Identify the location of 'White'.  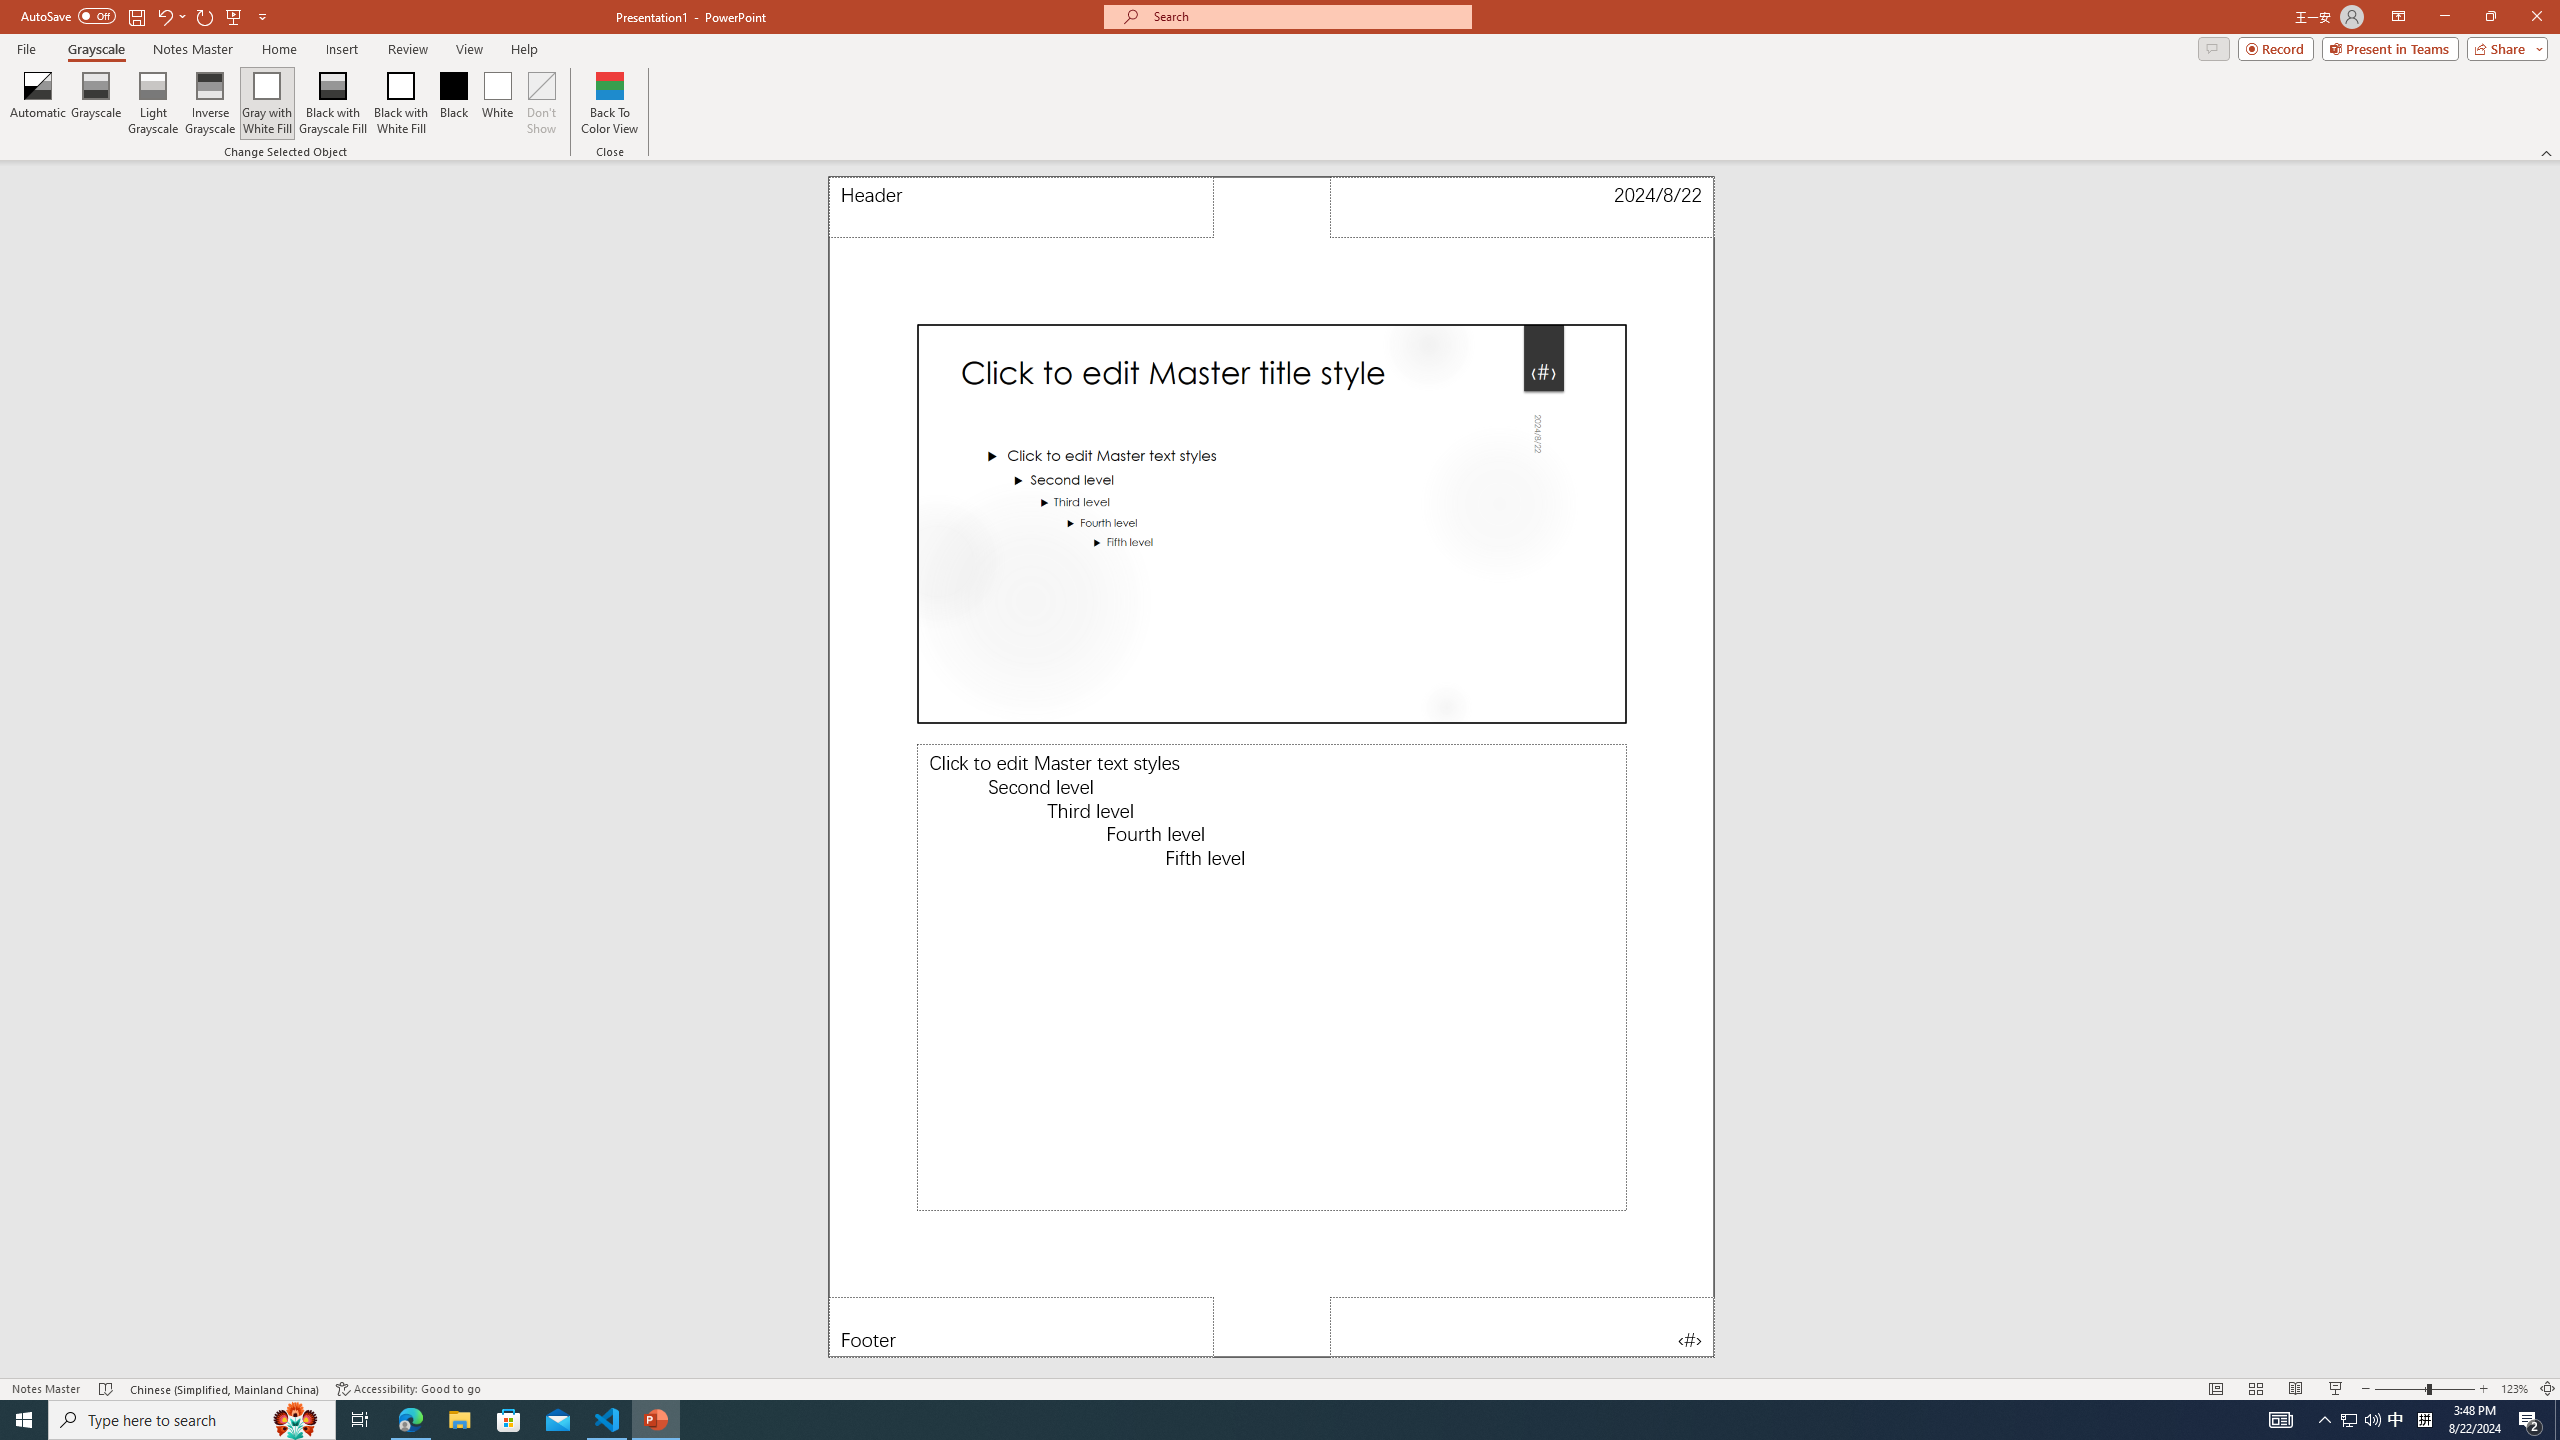
(497, 103).